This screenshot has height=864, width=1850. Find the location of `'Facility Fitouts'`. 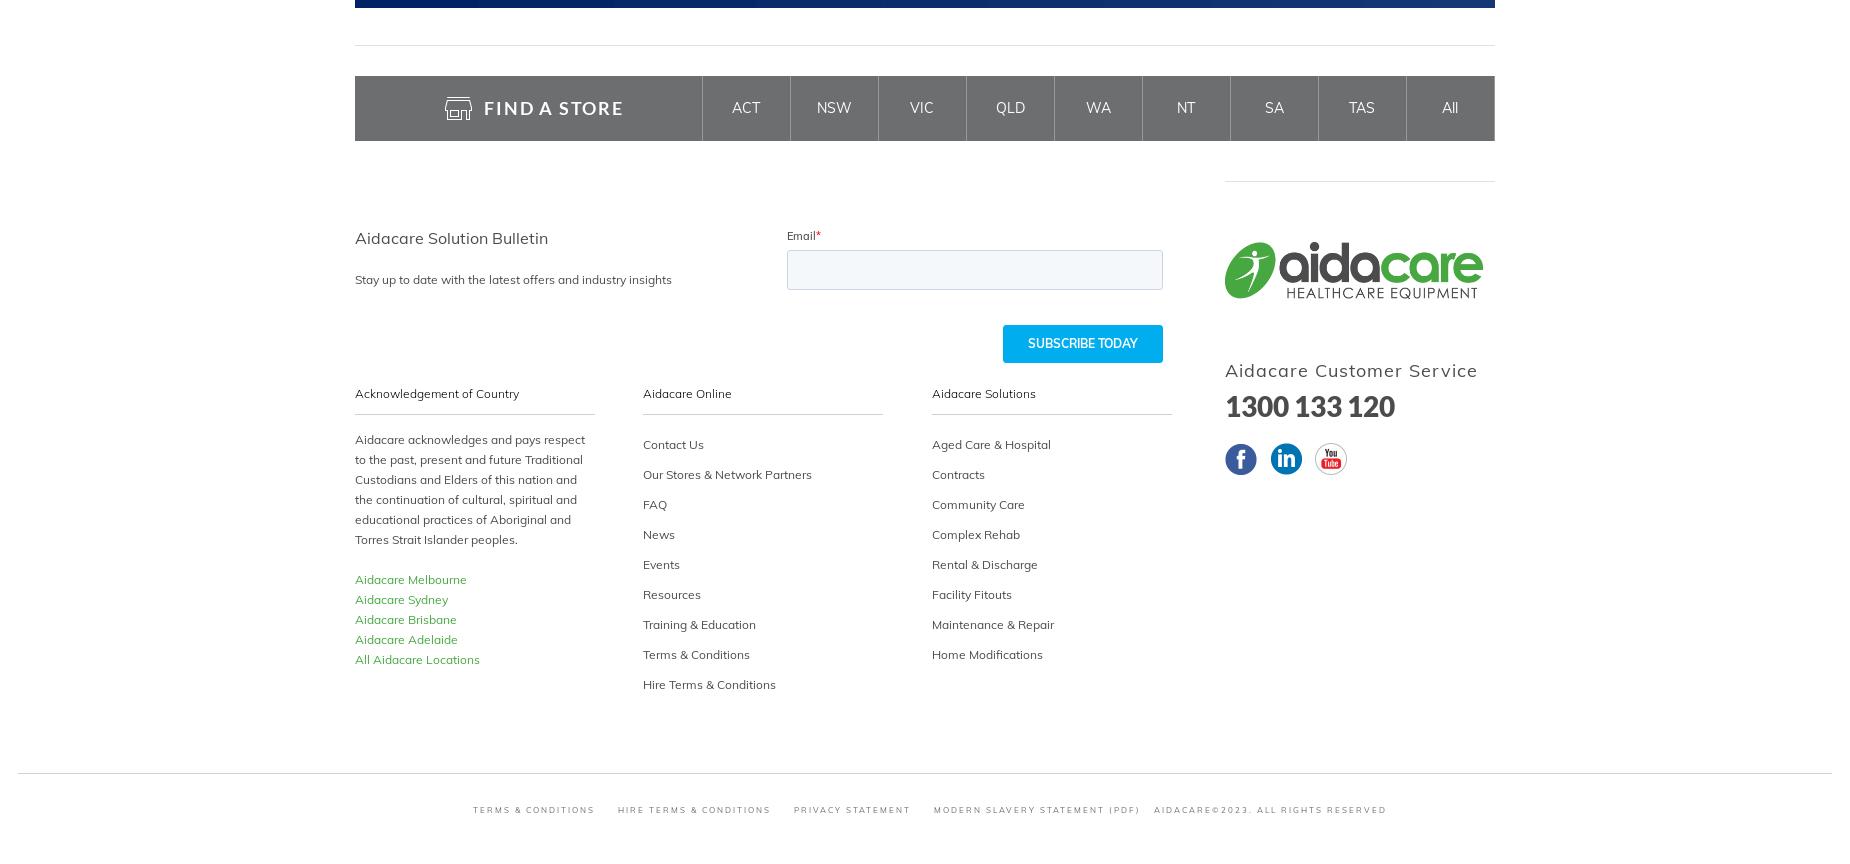

'Facility Fitouts' is located at coordinates (929, 592).